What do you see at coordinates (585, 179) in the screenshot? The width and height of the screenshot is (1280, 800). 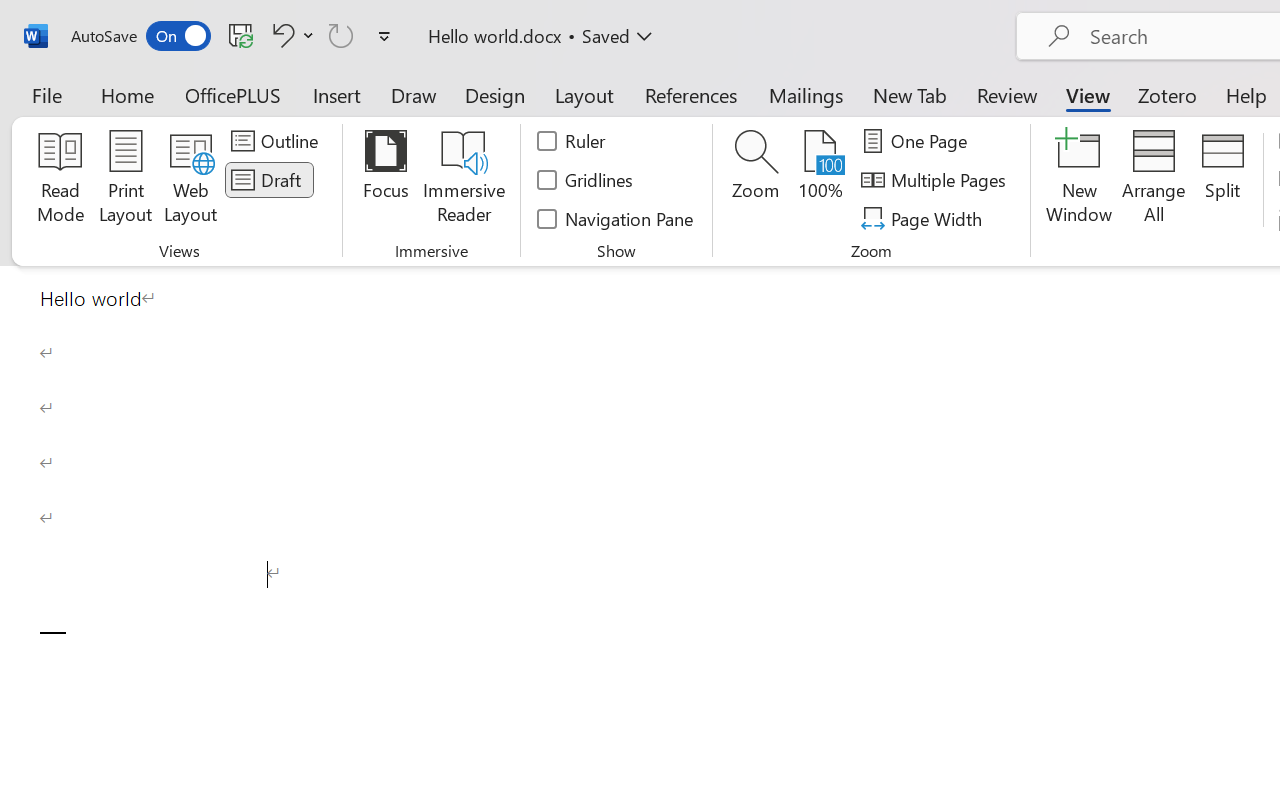 I see `'Gridlines'` at bounding box center [585, 179].